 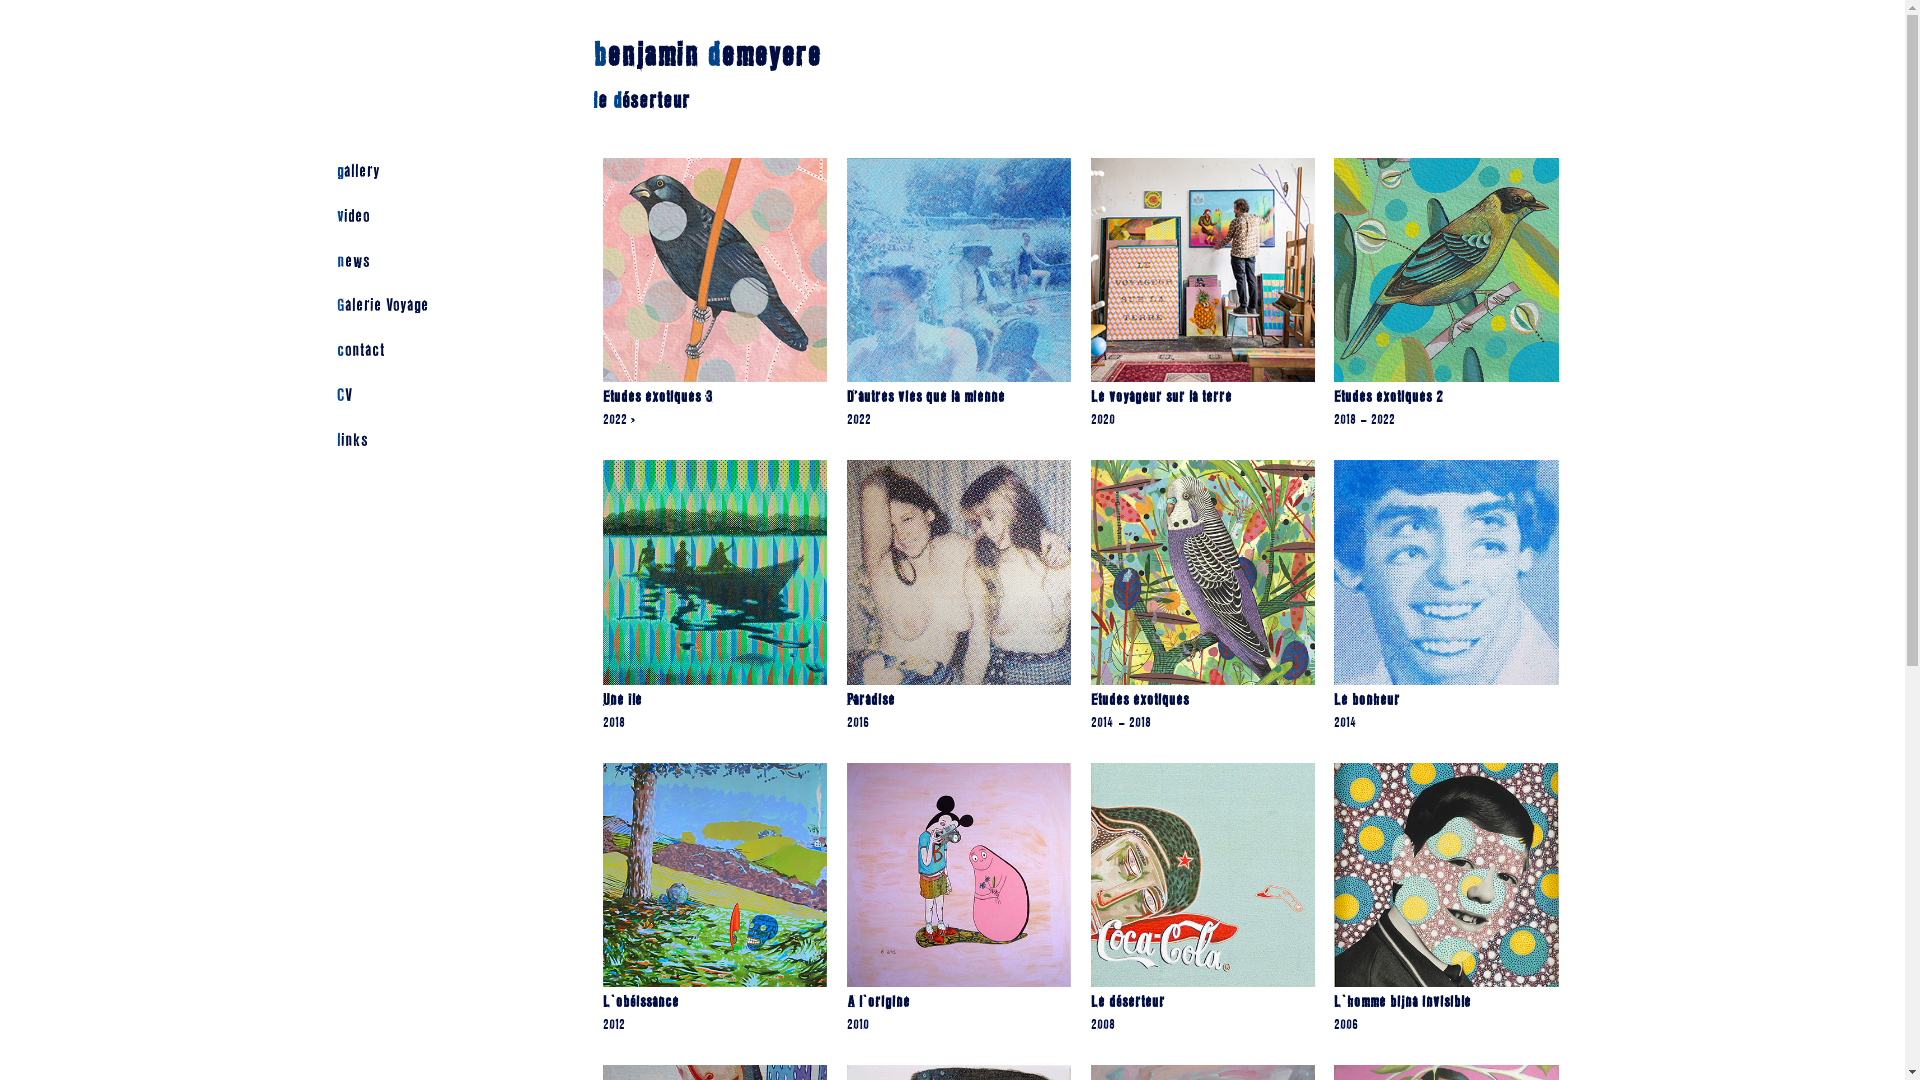 What do you see at coordinates (437, 440) in the screenshot?
I see `'links'` at bounding box center [437, 440].